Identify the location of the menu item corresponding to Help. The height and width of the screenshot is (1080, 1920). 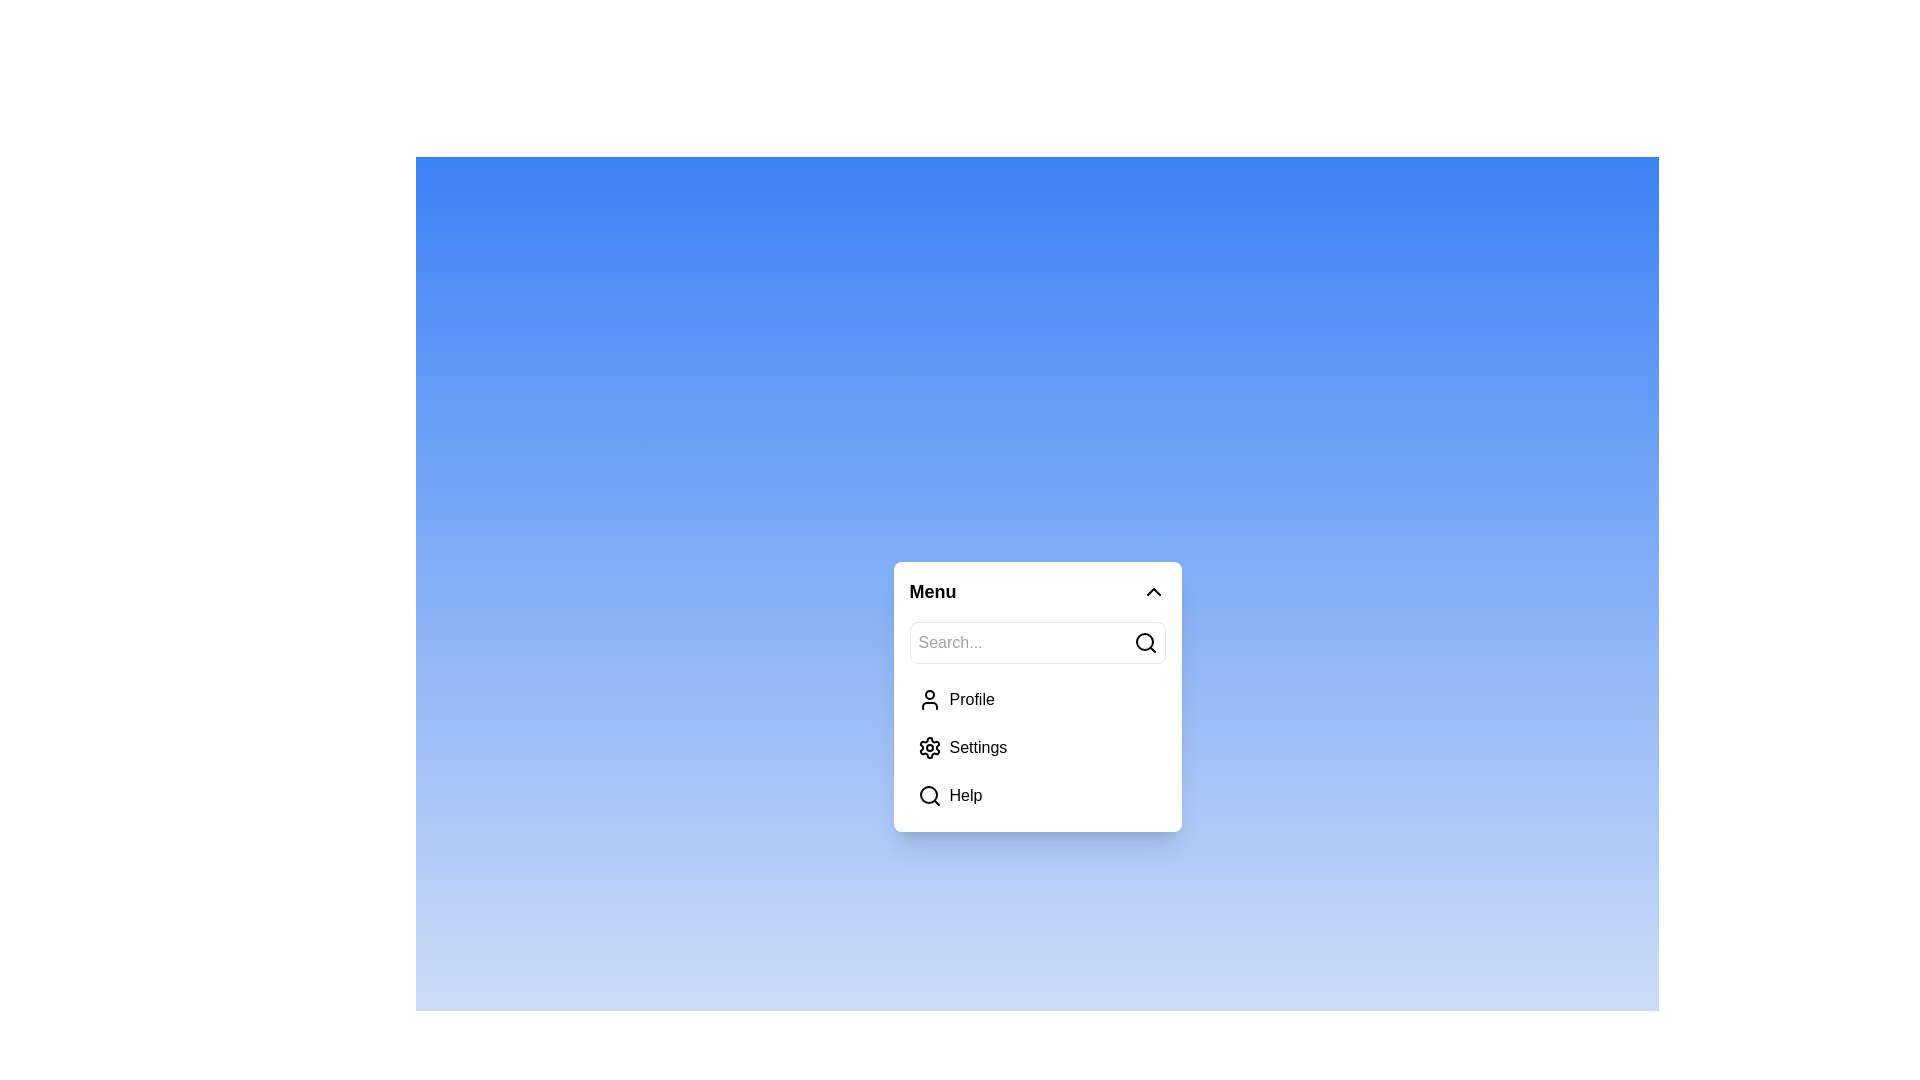
(928, 794).